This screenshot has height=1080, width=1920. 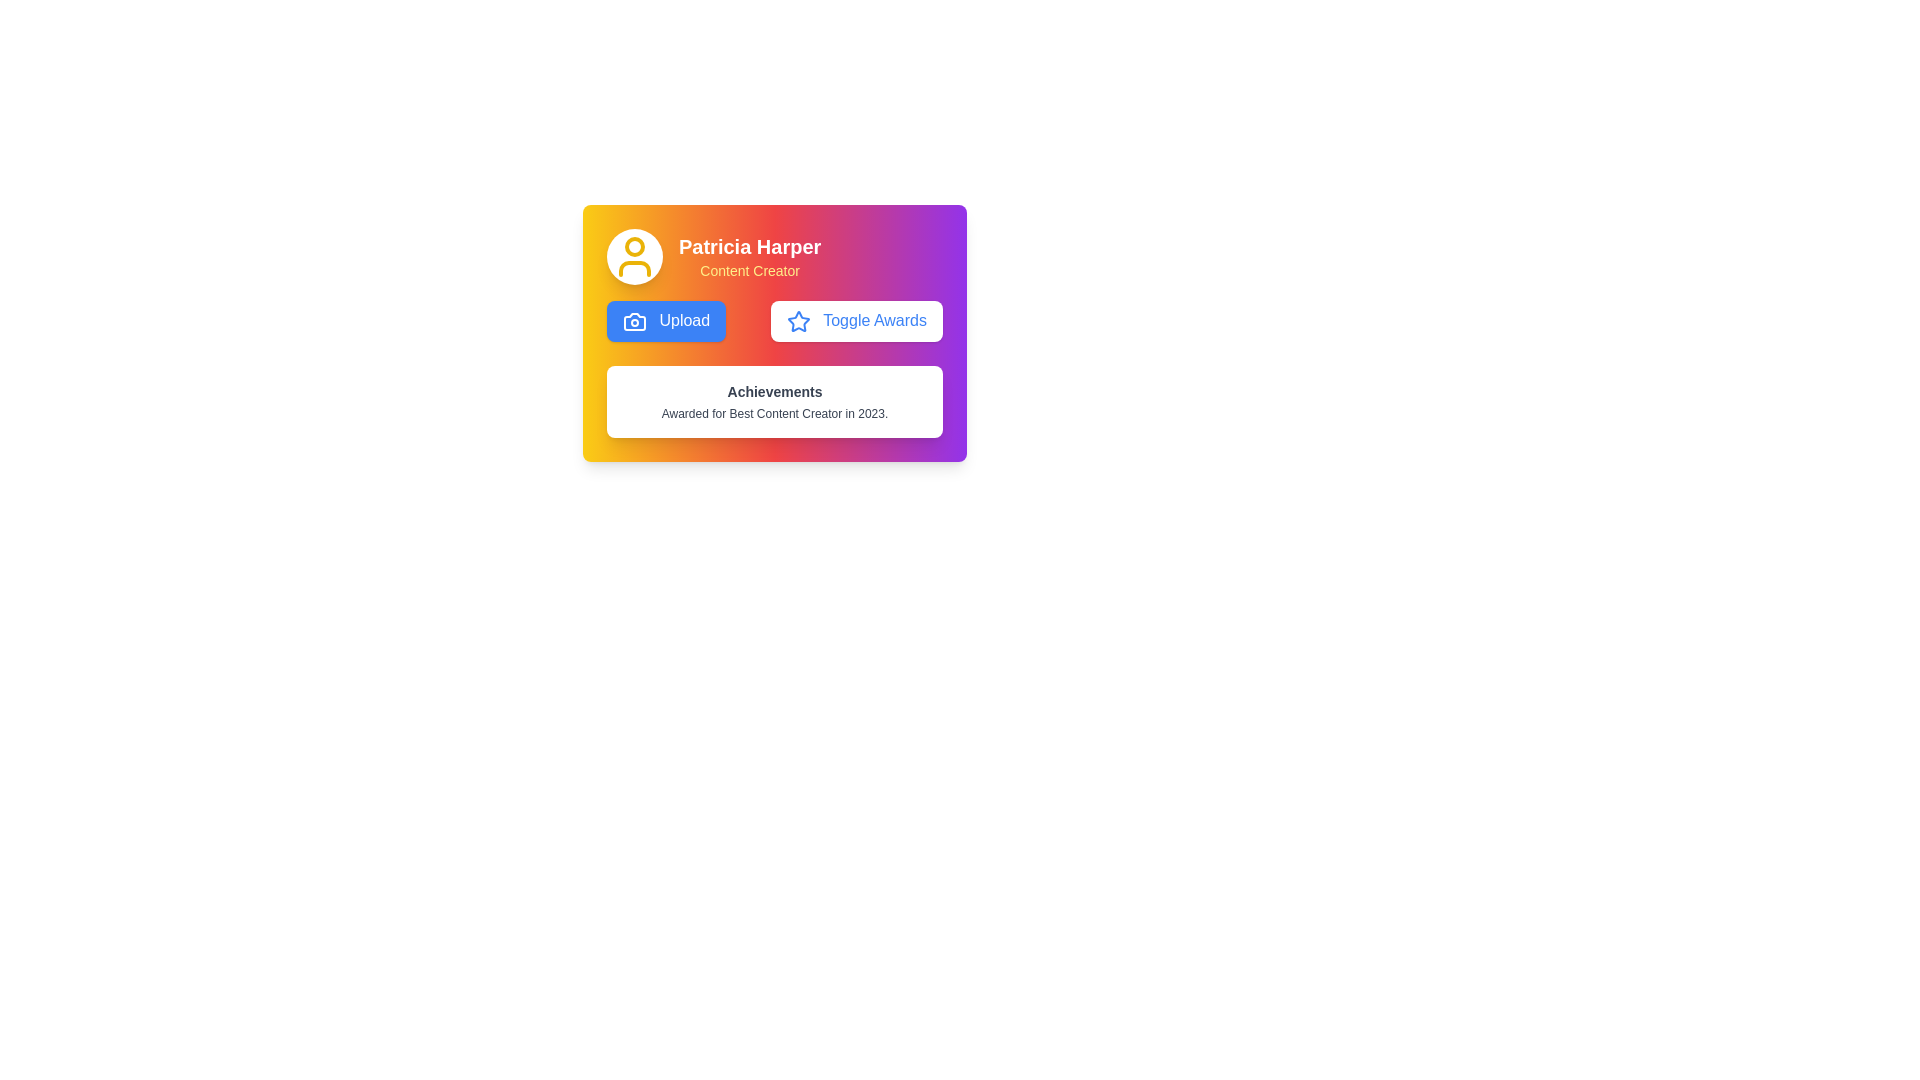 What do you see at coordinates (633, 319) in the screenshot?
I see `the 'Upload' button, which features a camera icon representing the upload functionality and is located just below the name and title section, to the left of the 'Toggle Awards' button` at bounding box center [633, 319].